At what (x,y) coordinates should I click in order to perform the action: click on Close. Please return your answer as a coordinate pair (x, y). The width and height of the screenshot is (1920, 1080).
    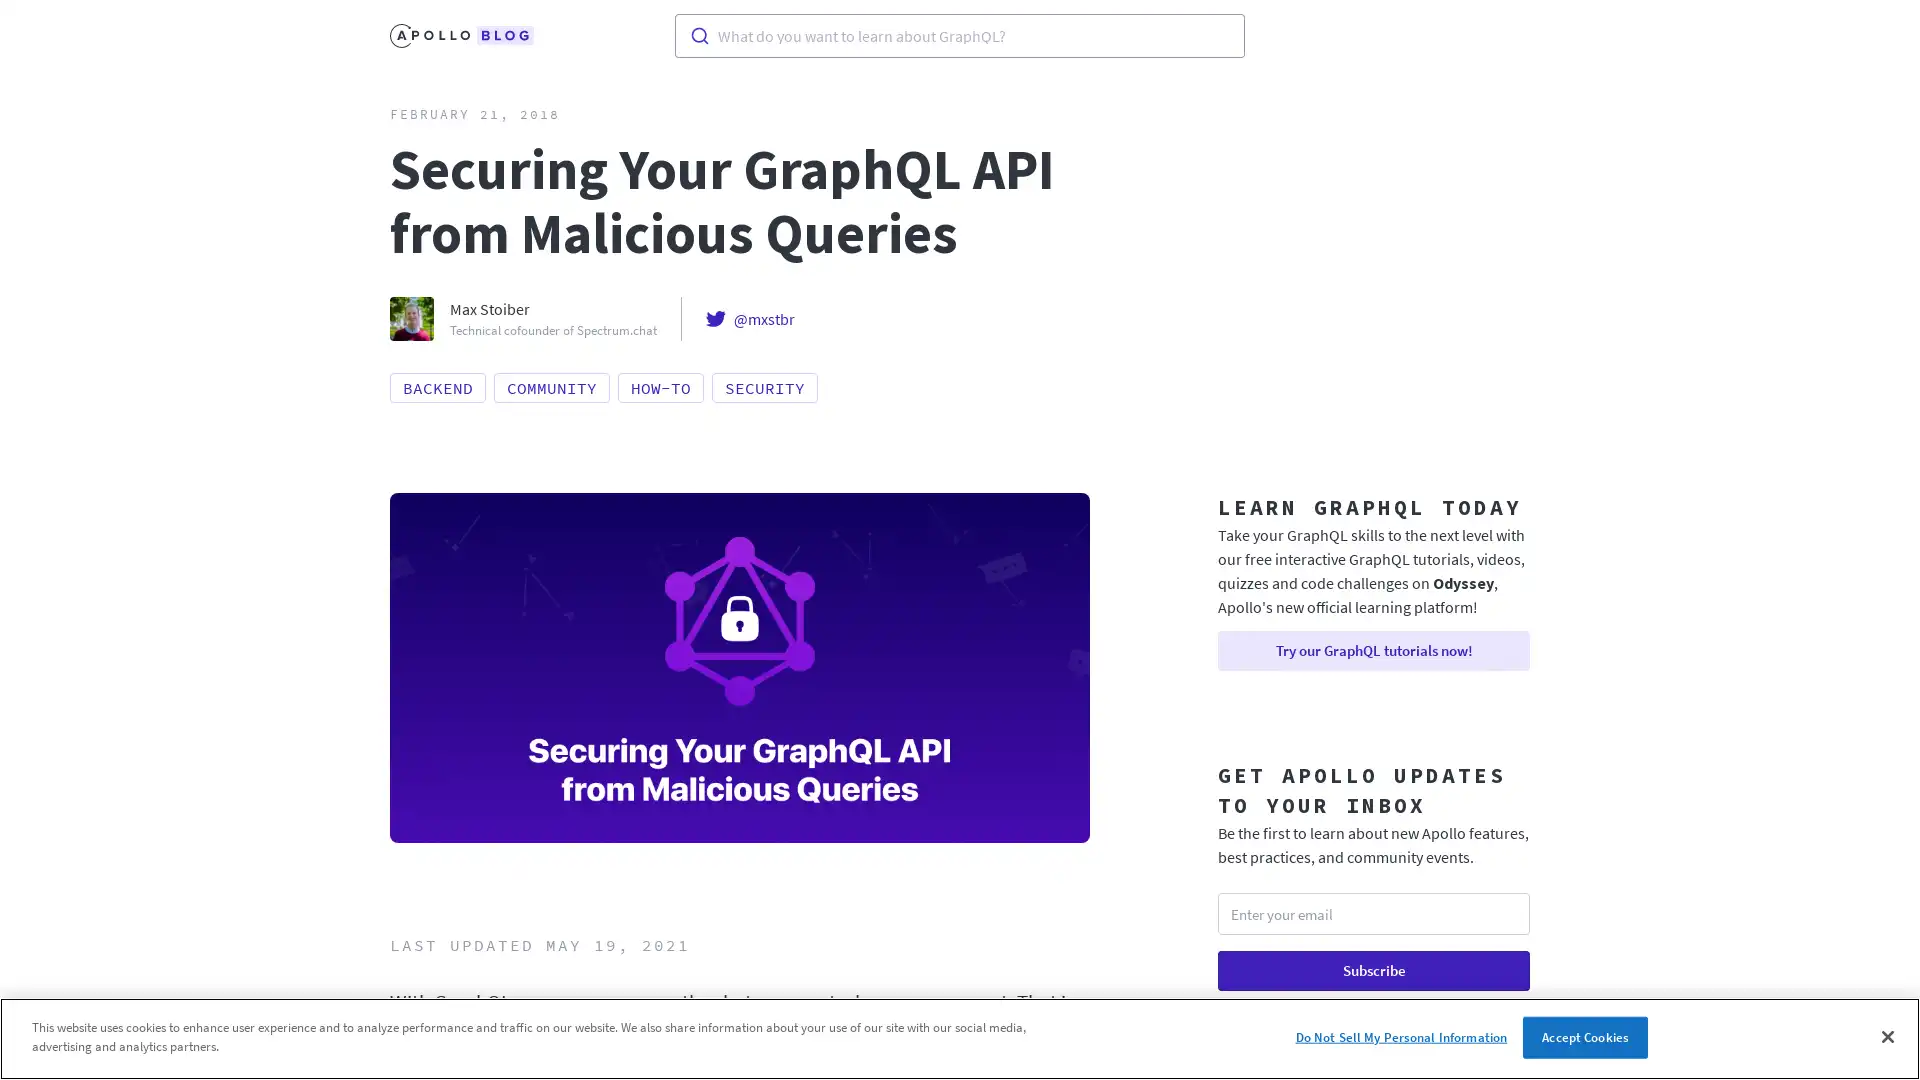
    Looking at the image, I should click on (1886, 1035).